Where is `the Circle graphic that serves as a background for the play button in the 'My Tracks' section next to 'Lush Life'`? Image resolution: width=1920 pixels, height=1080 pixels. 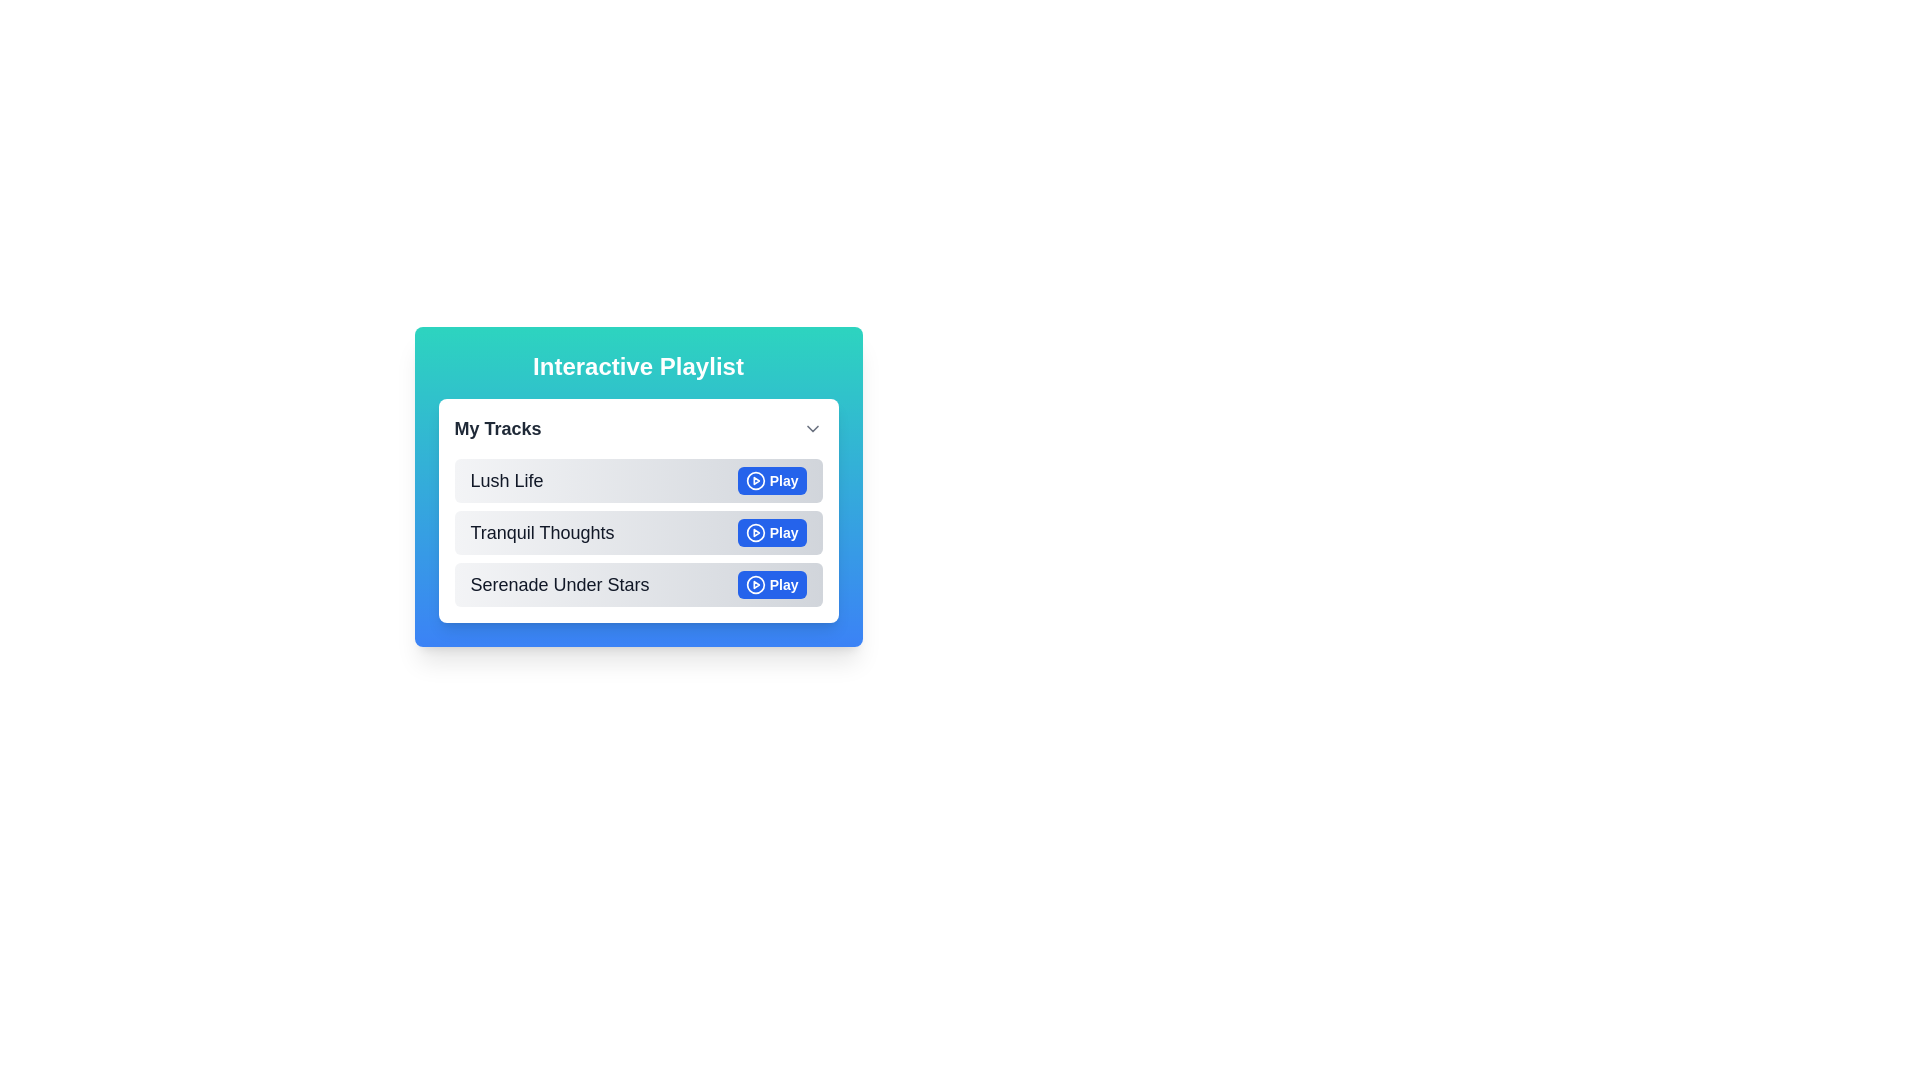 the Circle graphic that serves as a background for the play button in the 'My Tracks' section next to 'Lush Life' is located at coordinates (754, 481).